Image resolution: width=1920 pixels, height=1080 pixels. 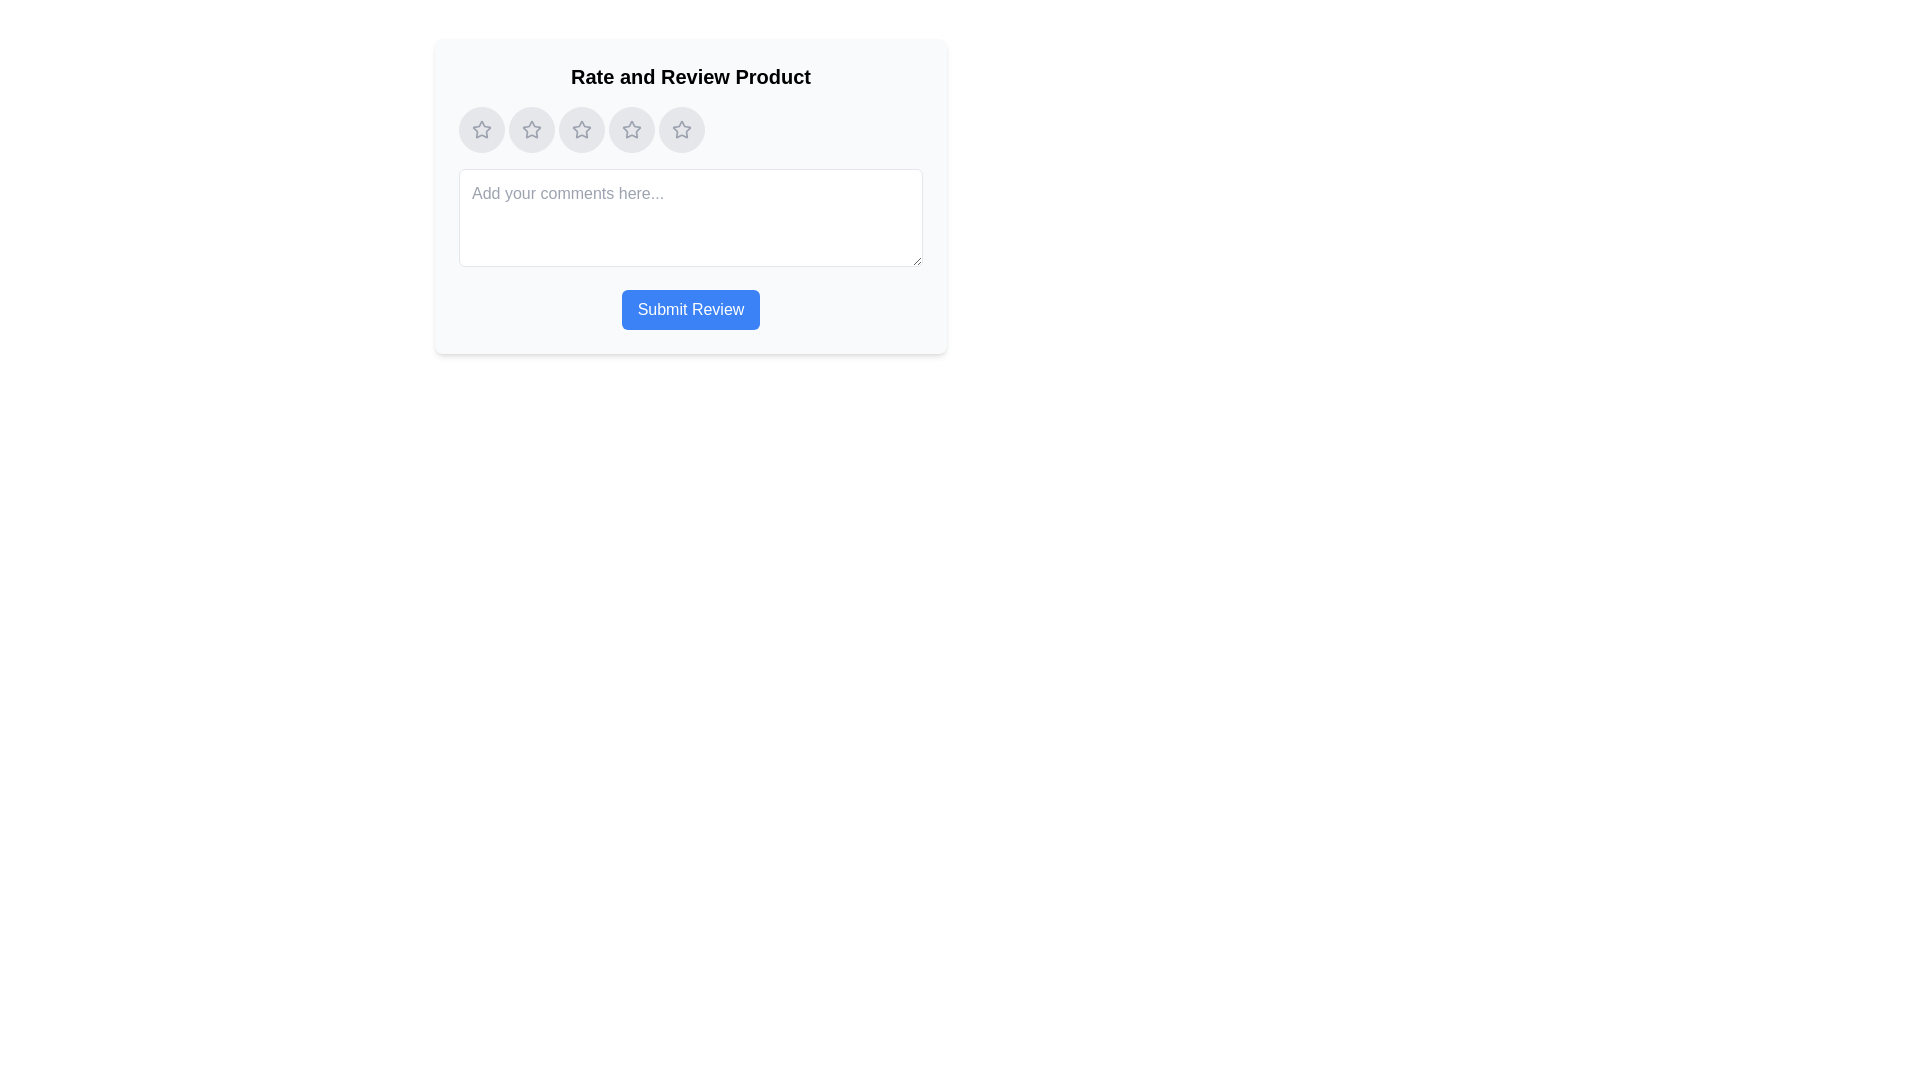 I want to click on the fifth star rating button located below the text 'Rate and Review Product', so click(x=681, y=130).